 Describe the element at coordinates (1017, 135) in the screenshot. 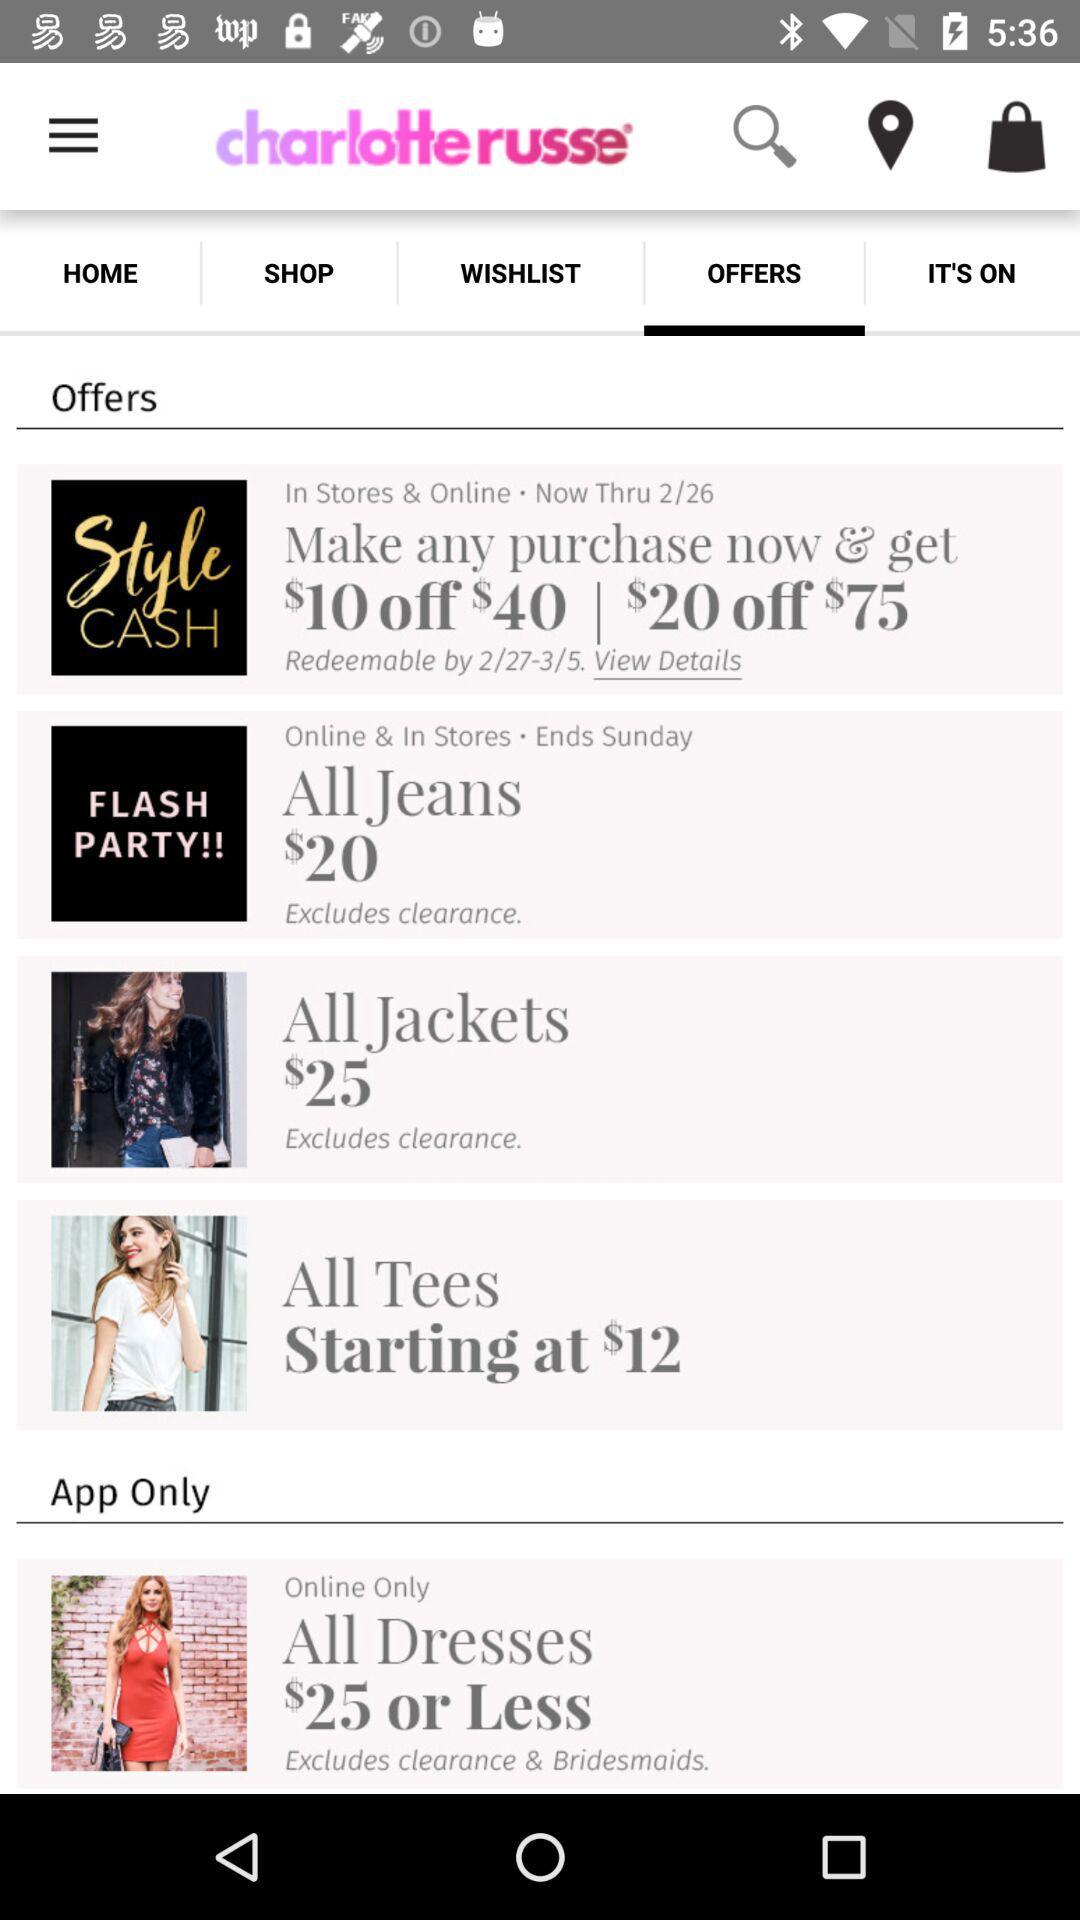

I see `access your cart items you want to purchase` at that location.